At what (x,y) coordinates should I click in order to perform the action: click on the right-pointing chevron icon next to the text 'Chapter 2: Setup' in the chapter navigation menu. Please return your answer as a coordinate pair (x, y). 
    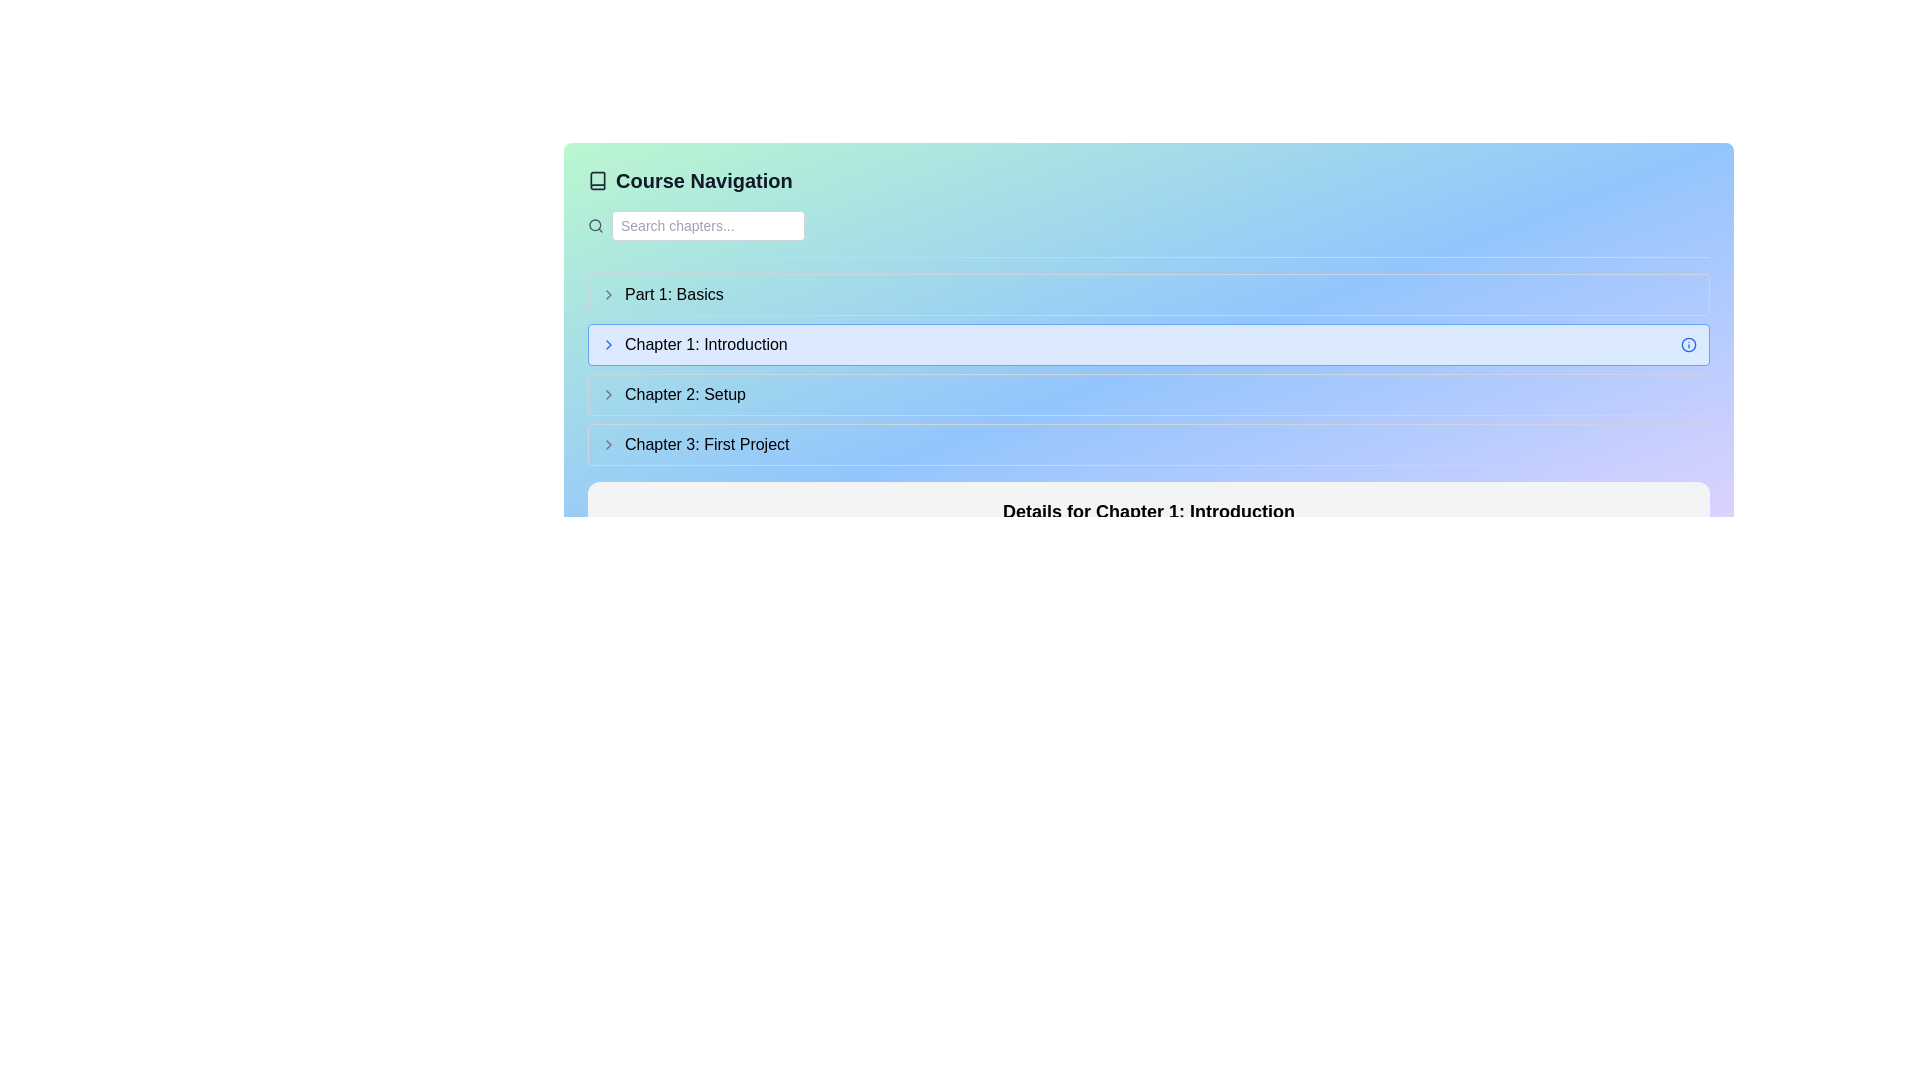
    Looking at the image, I should click on (608, 394).